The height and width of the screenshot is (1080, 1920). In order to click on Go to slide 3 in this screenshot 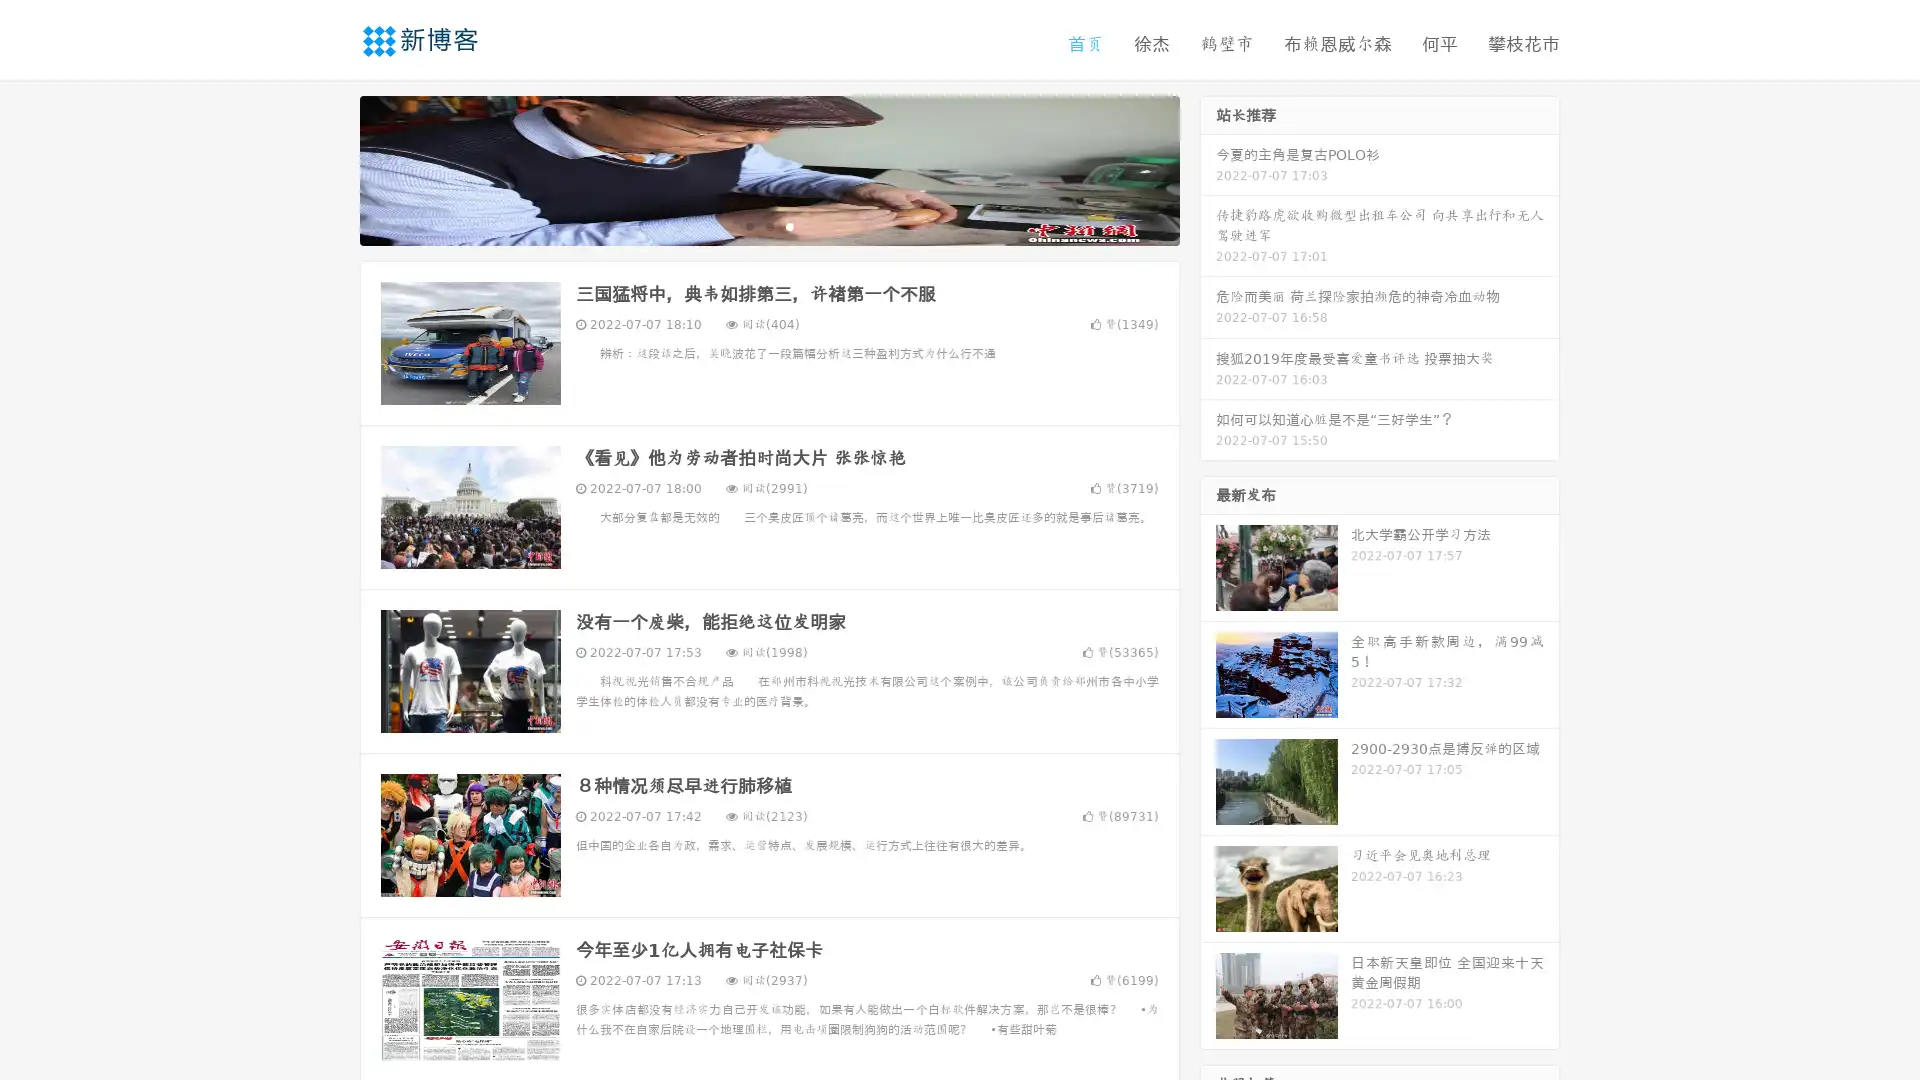, I will do `click(789, 225)`.